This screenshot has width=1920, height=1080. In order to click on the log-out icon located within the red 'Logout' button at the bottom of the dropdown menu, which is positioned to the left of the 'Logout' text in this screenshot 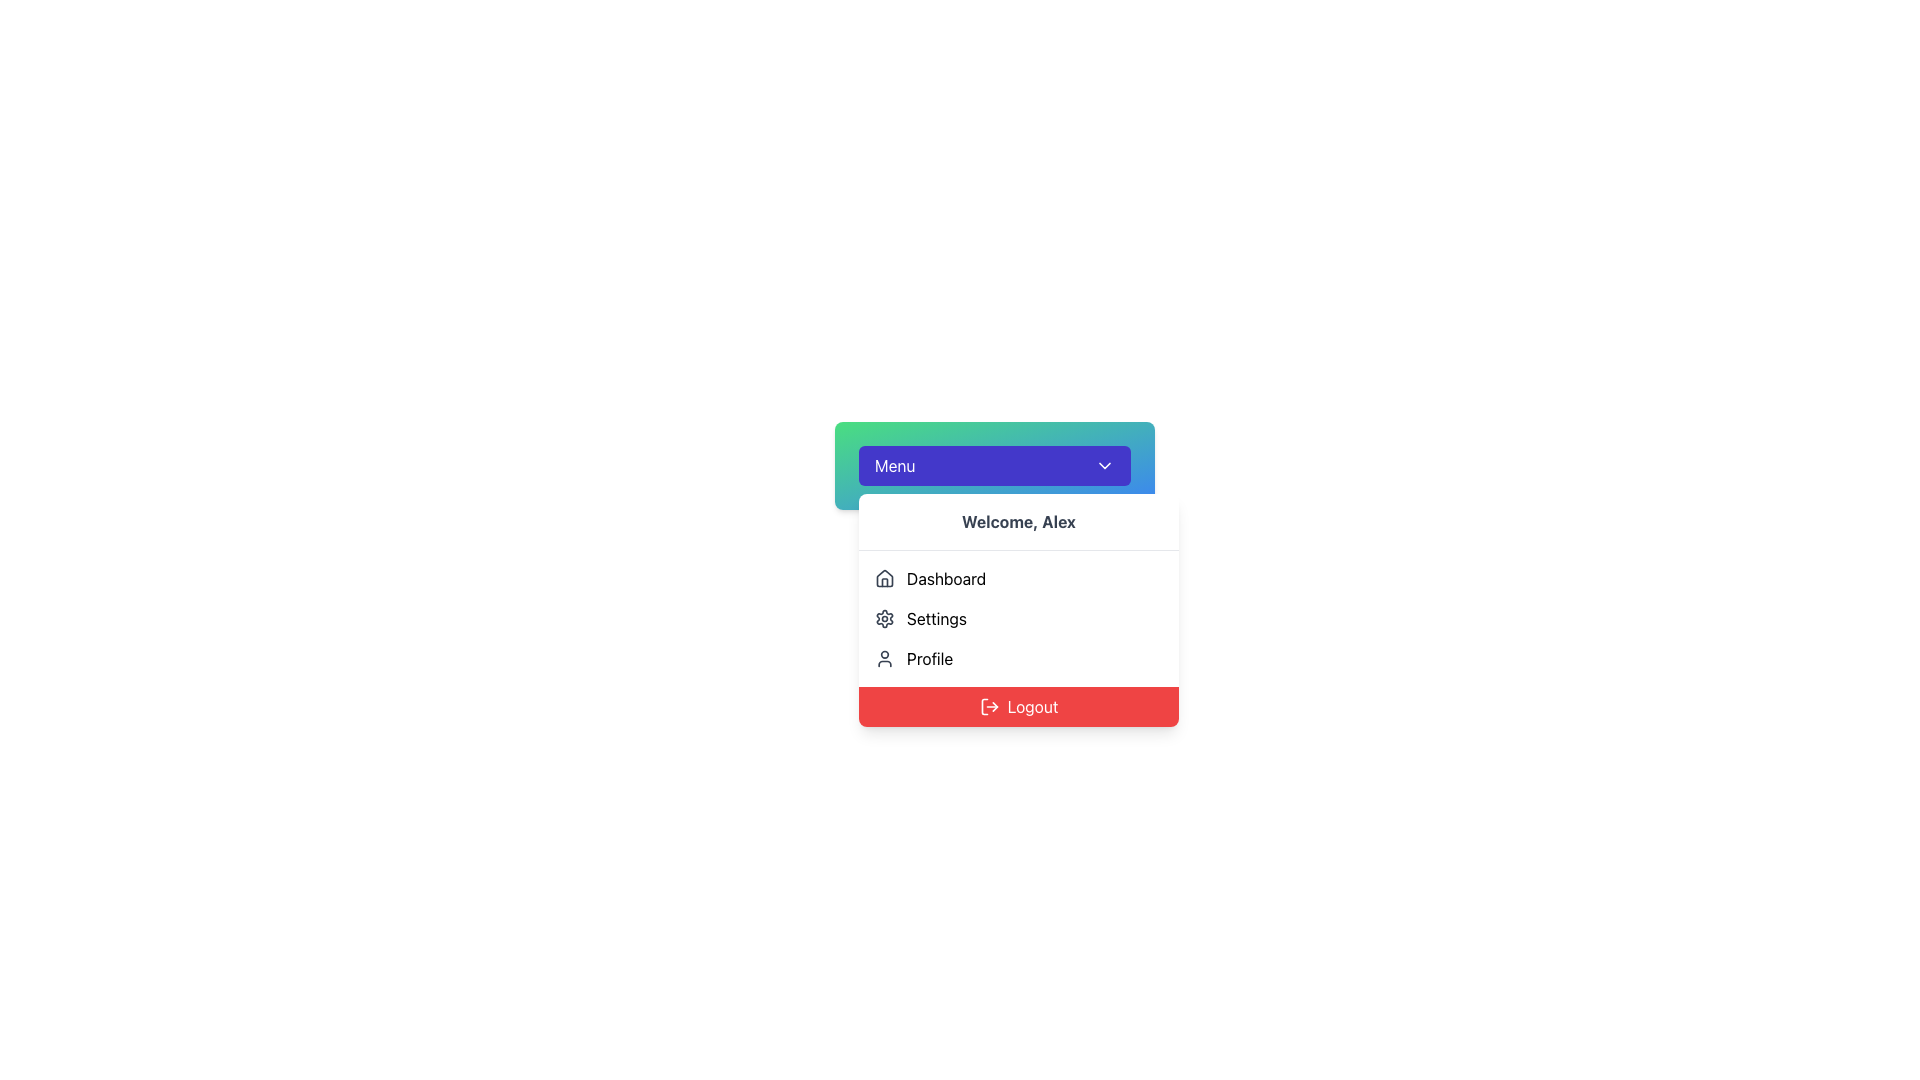, I will do `click(989, 705)`.